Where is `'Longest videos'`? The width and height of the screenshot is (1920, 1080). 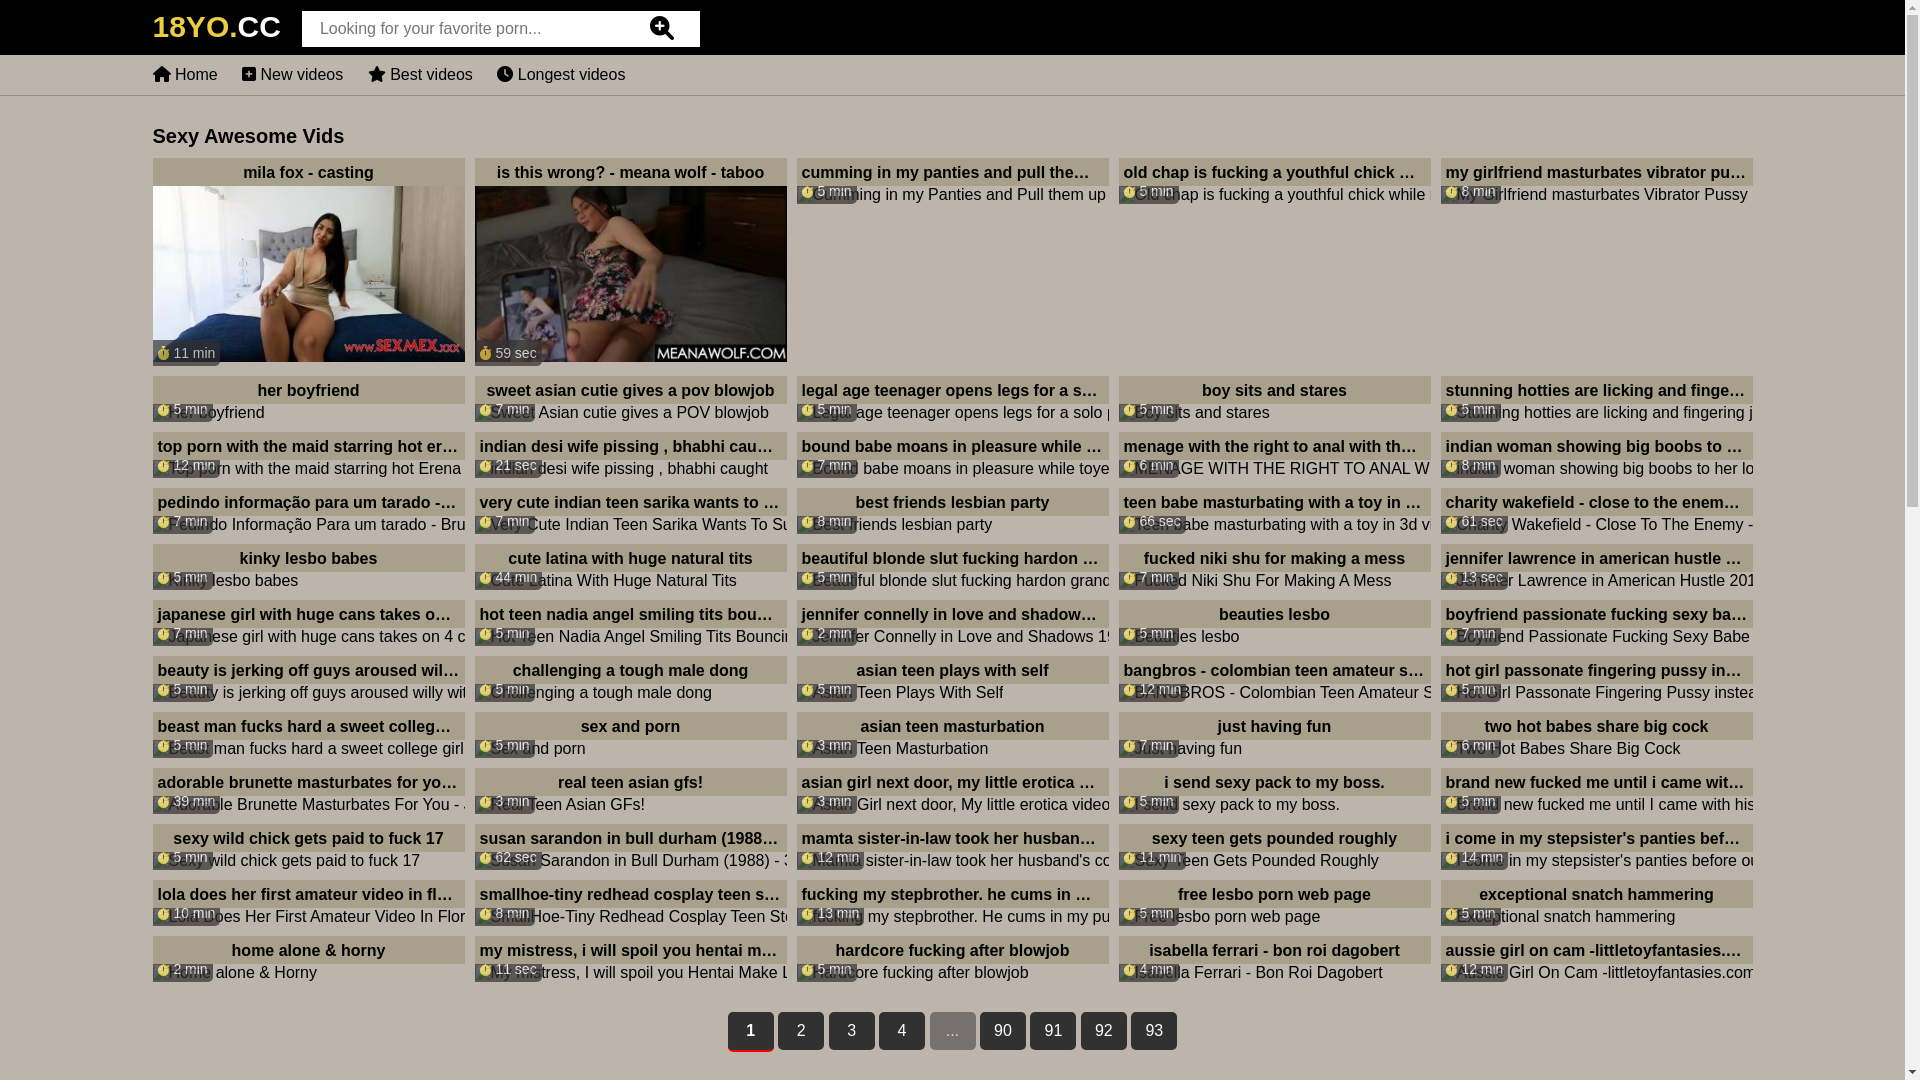
'Longest videos' is located at coordinates (560, 73).